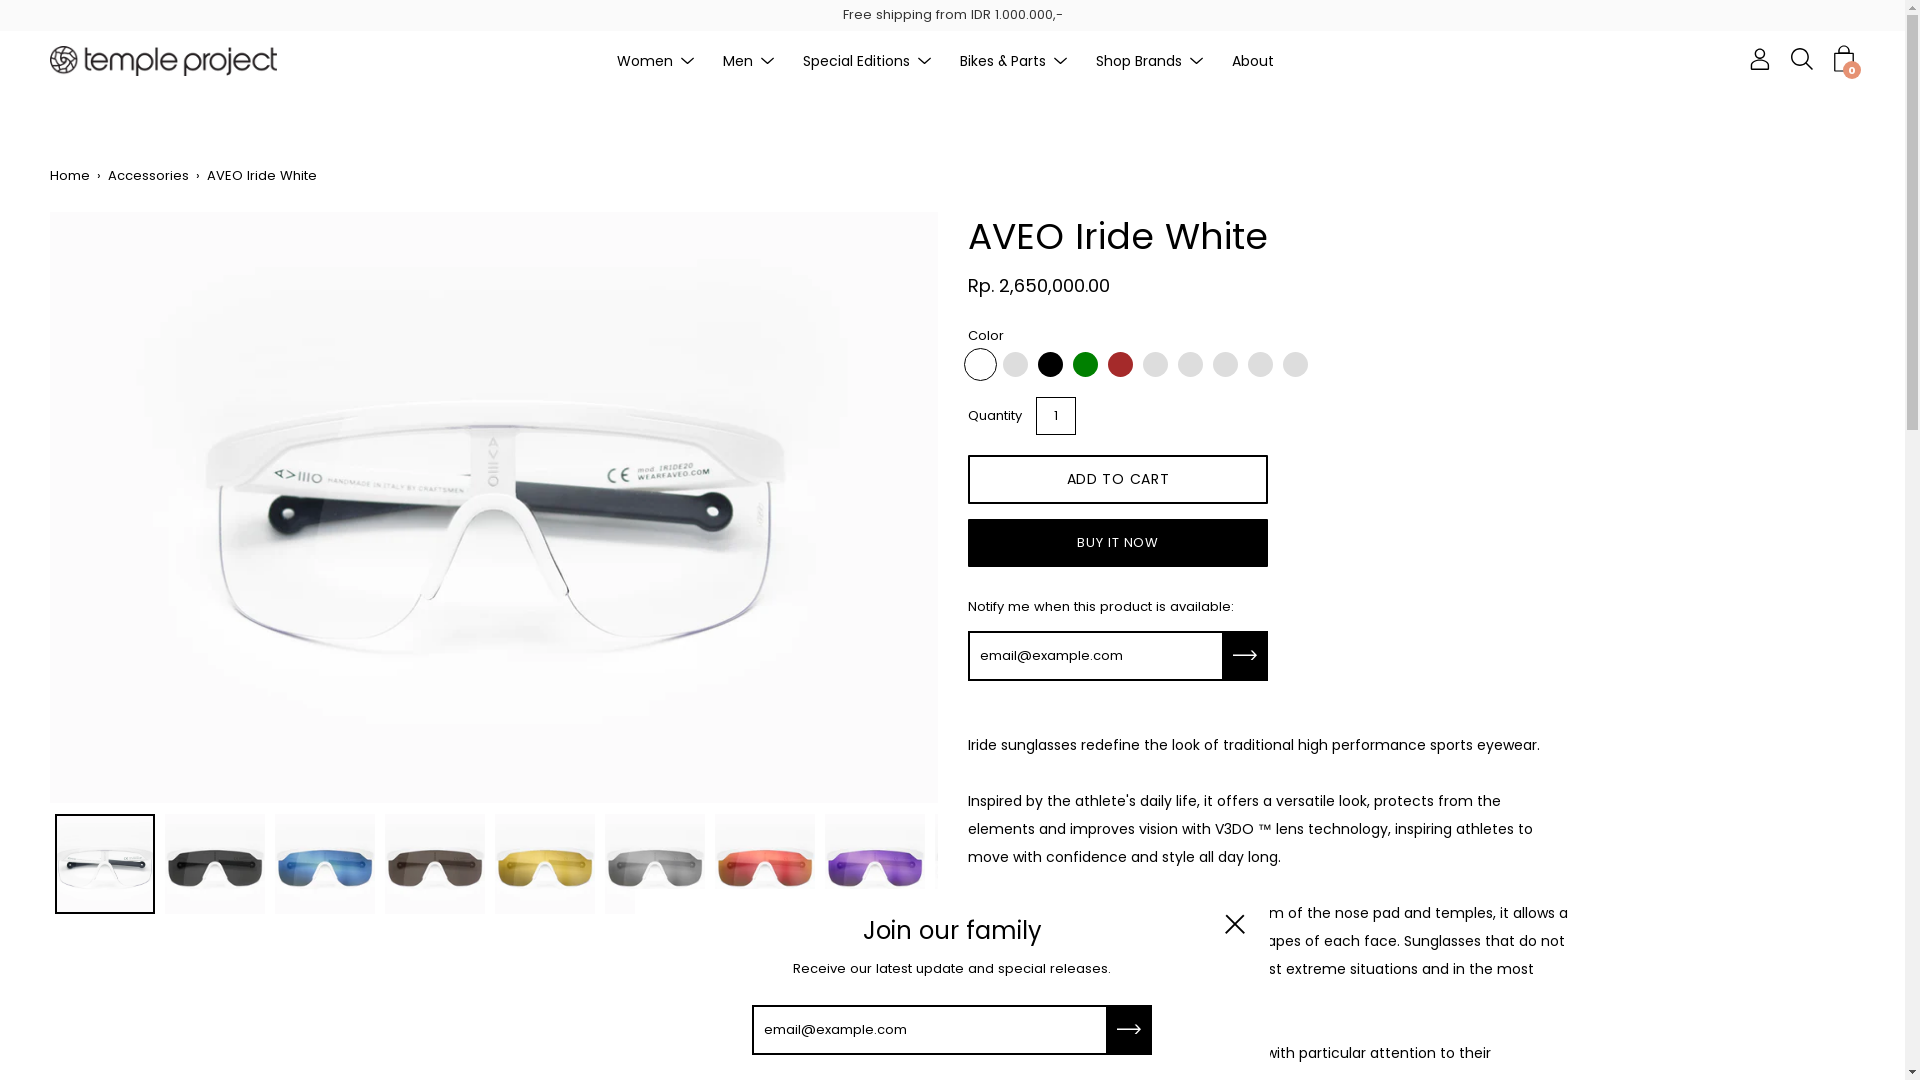  I want to click on 'About', so click(1251, 60).